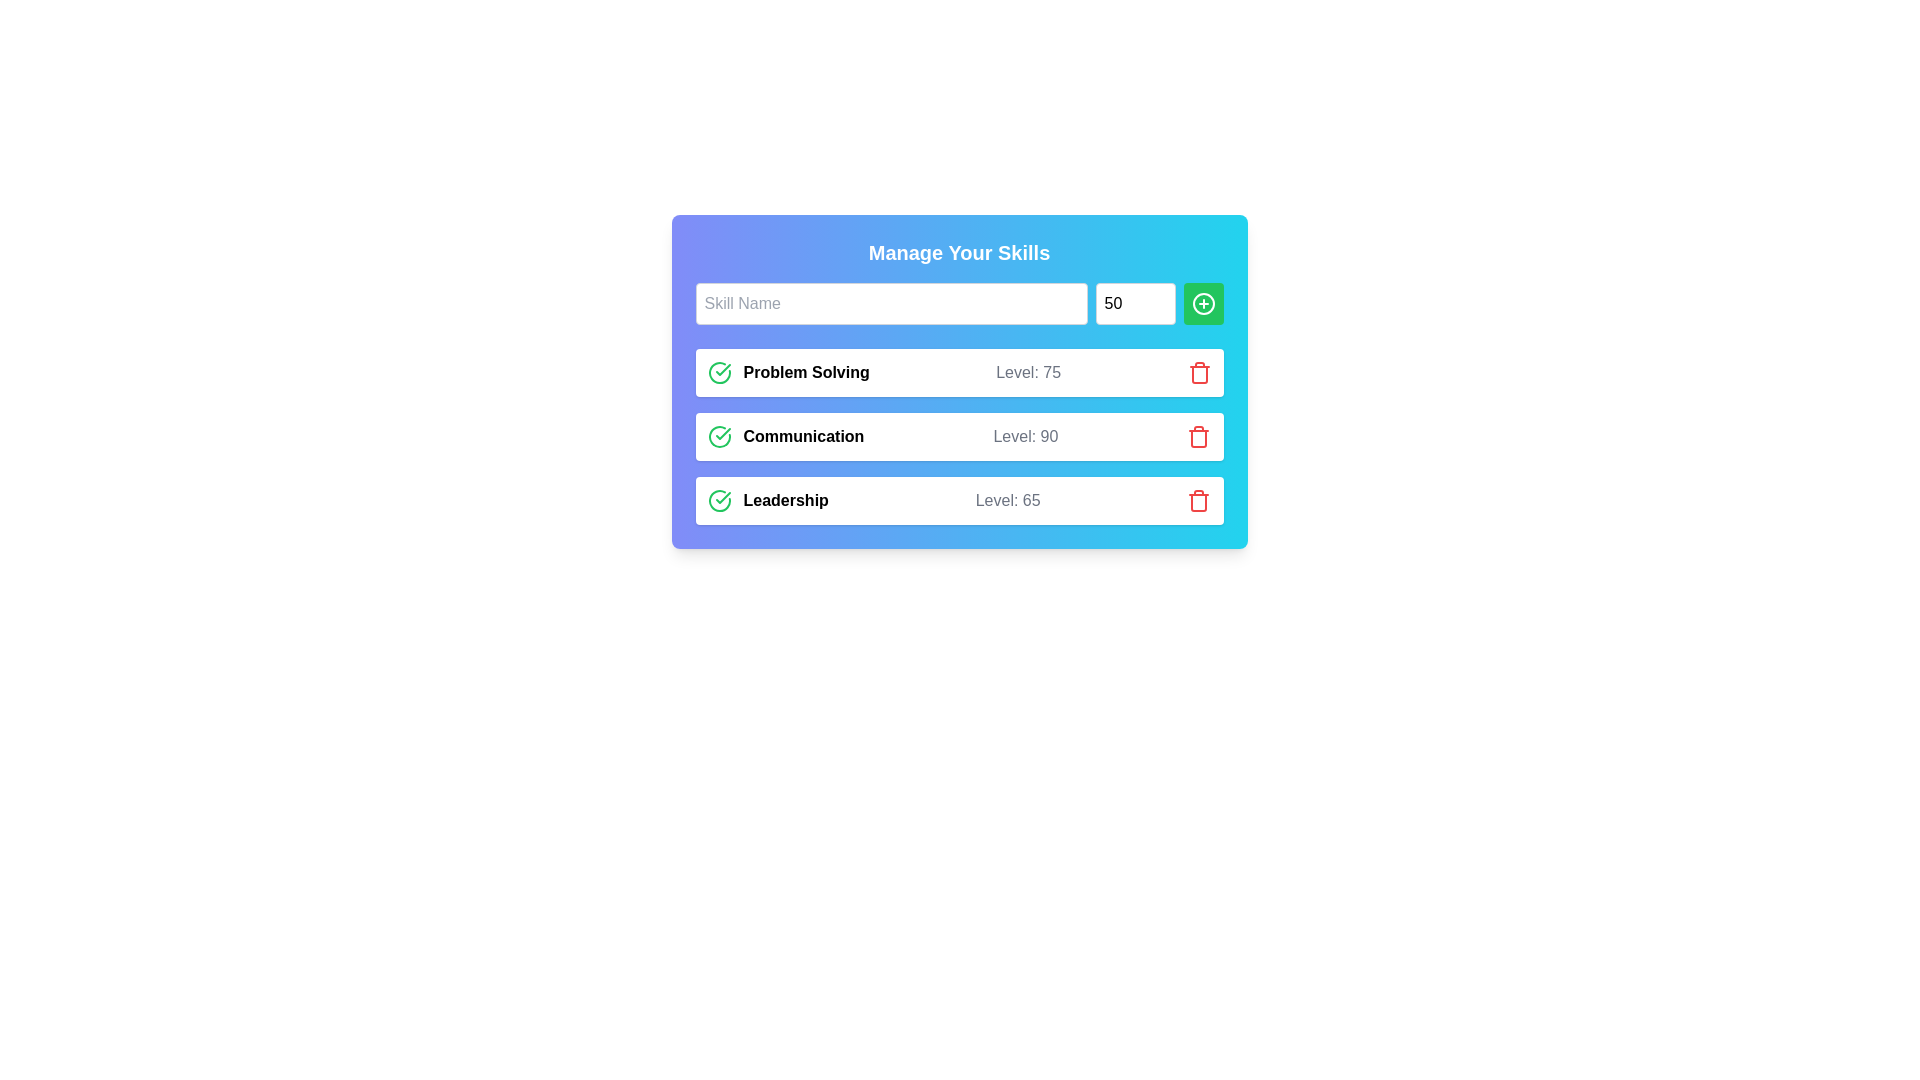 The width and height of the screenshot is (1920, 1080). Describe the element at coordinates (1202, 304) in the screenshot. I see `the circular icon with a green background and white border, which is located to the right of the 'Skill Name' input field` at that location.